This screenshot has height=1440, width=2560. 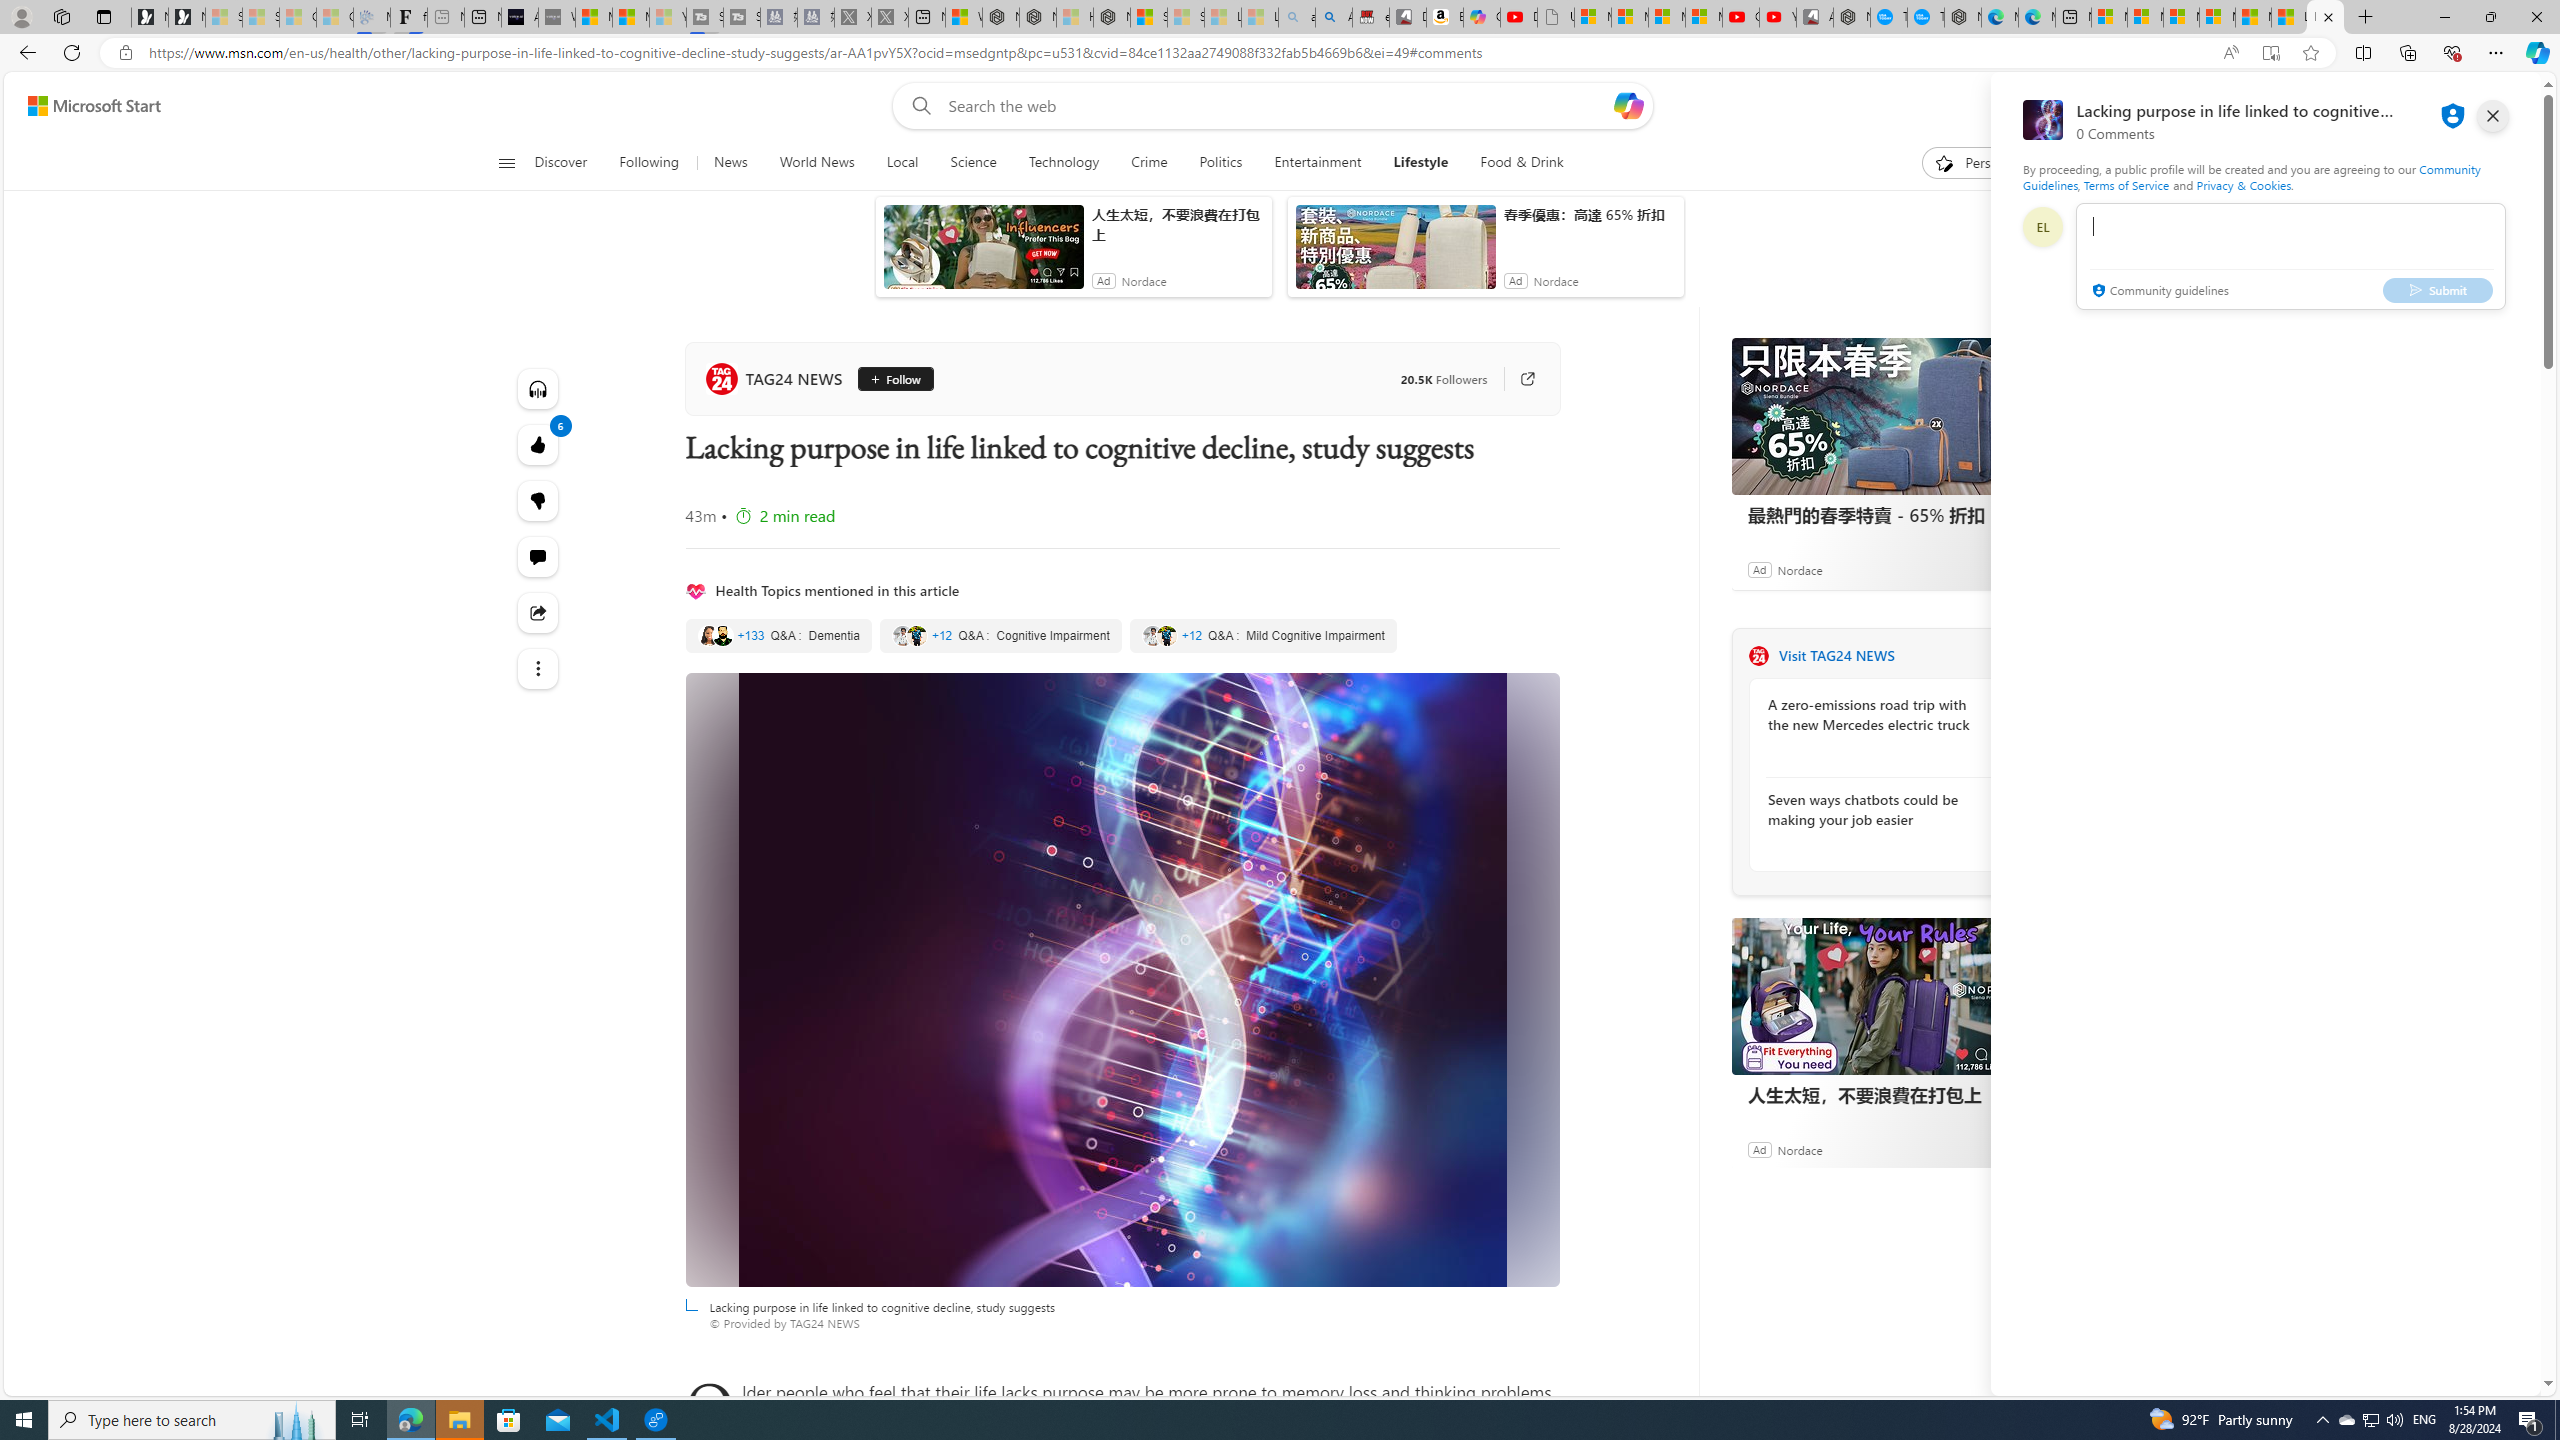 What do you see at coordinates (537, 387) in the screenshot?
I see `'Listen to this article'` at bounding box center [537, 387].